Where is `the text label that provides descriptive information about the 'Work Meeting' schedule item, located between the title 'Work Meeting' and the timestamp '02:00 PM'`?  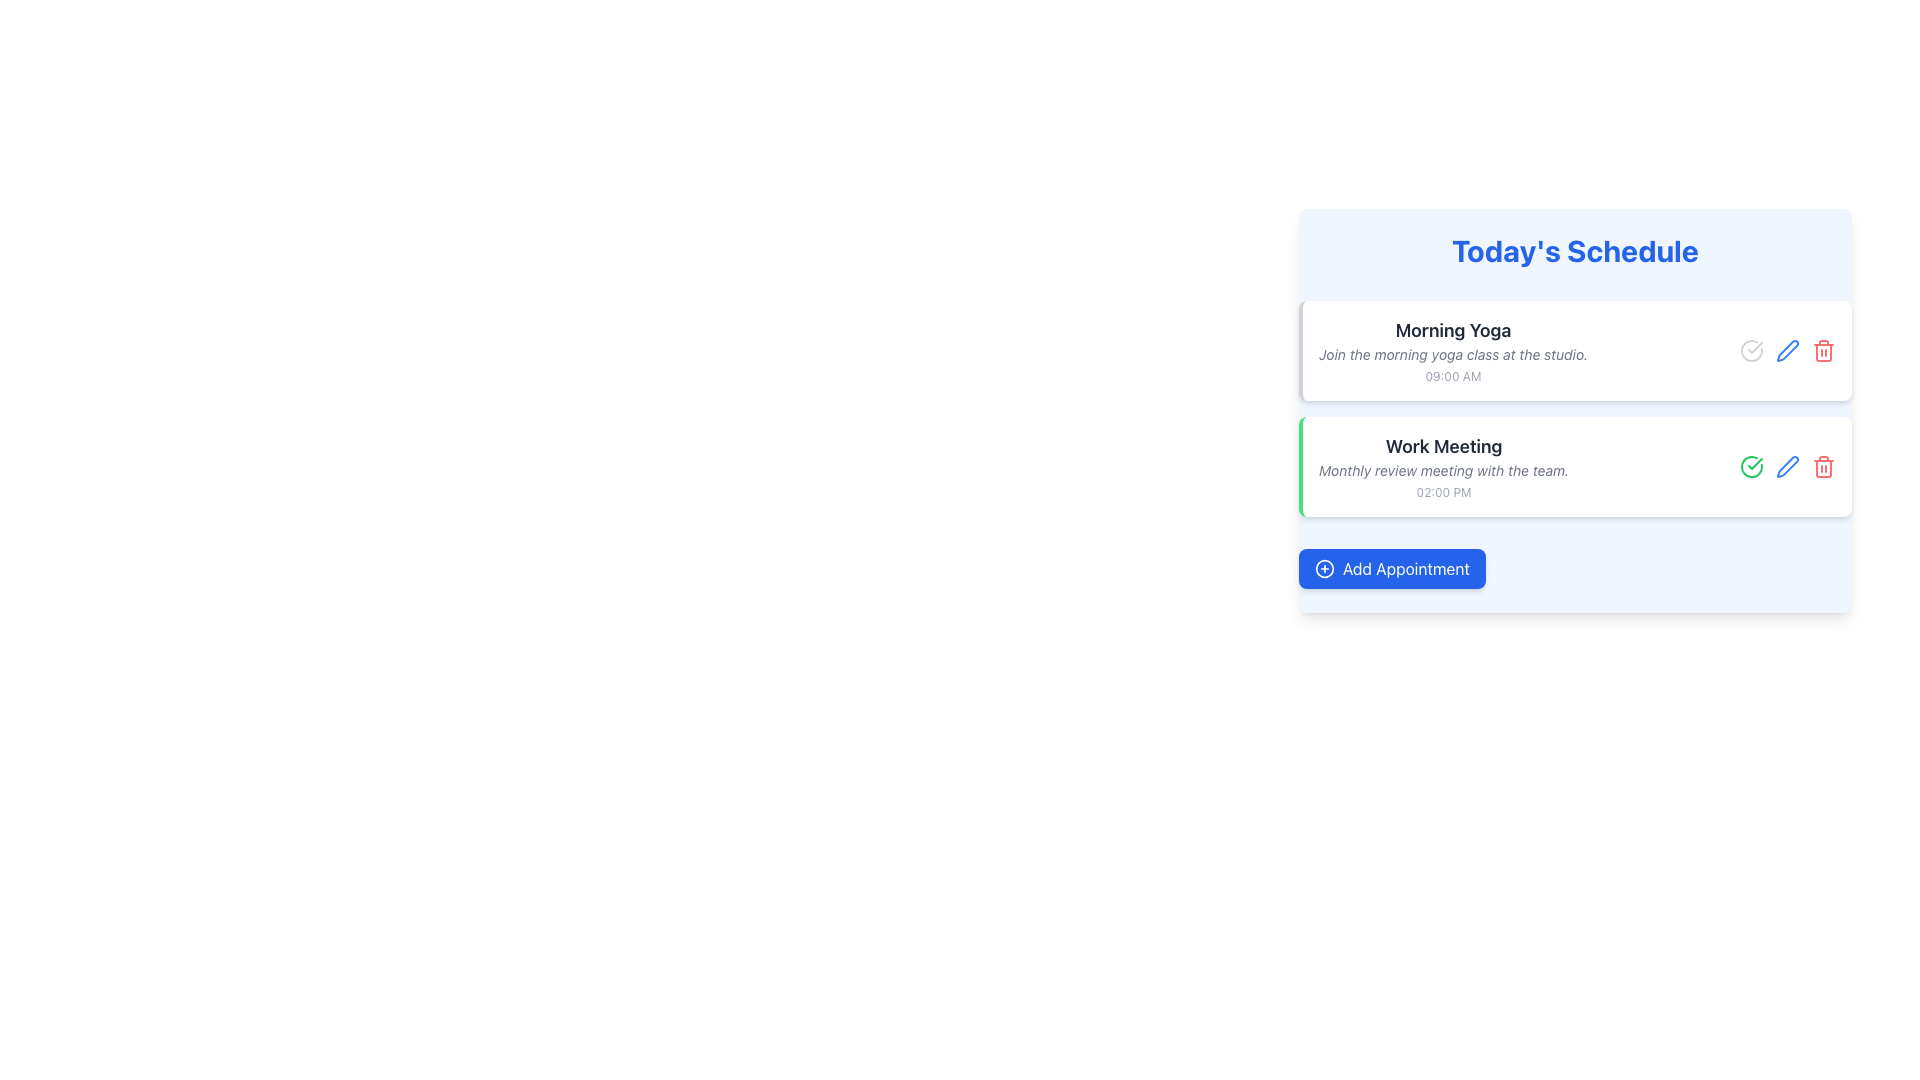 the text label that provides descriptive information about the 'Work Meeting' schedule item, located between the title 'Work Meeting' and the timestamp '02:00 PM' is located at coordinates (1444, 470).